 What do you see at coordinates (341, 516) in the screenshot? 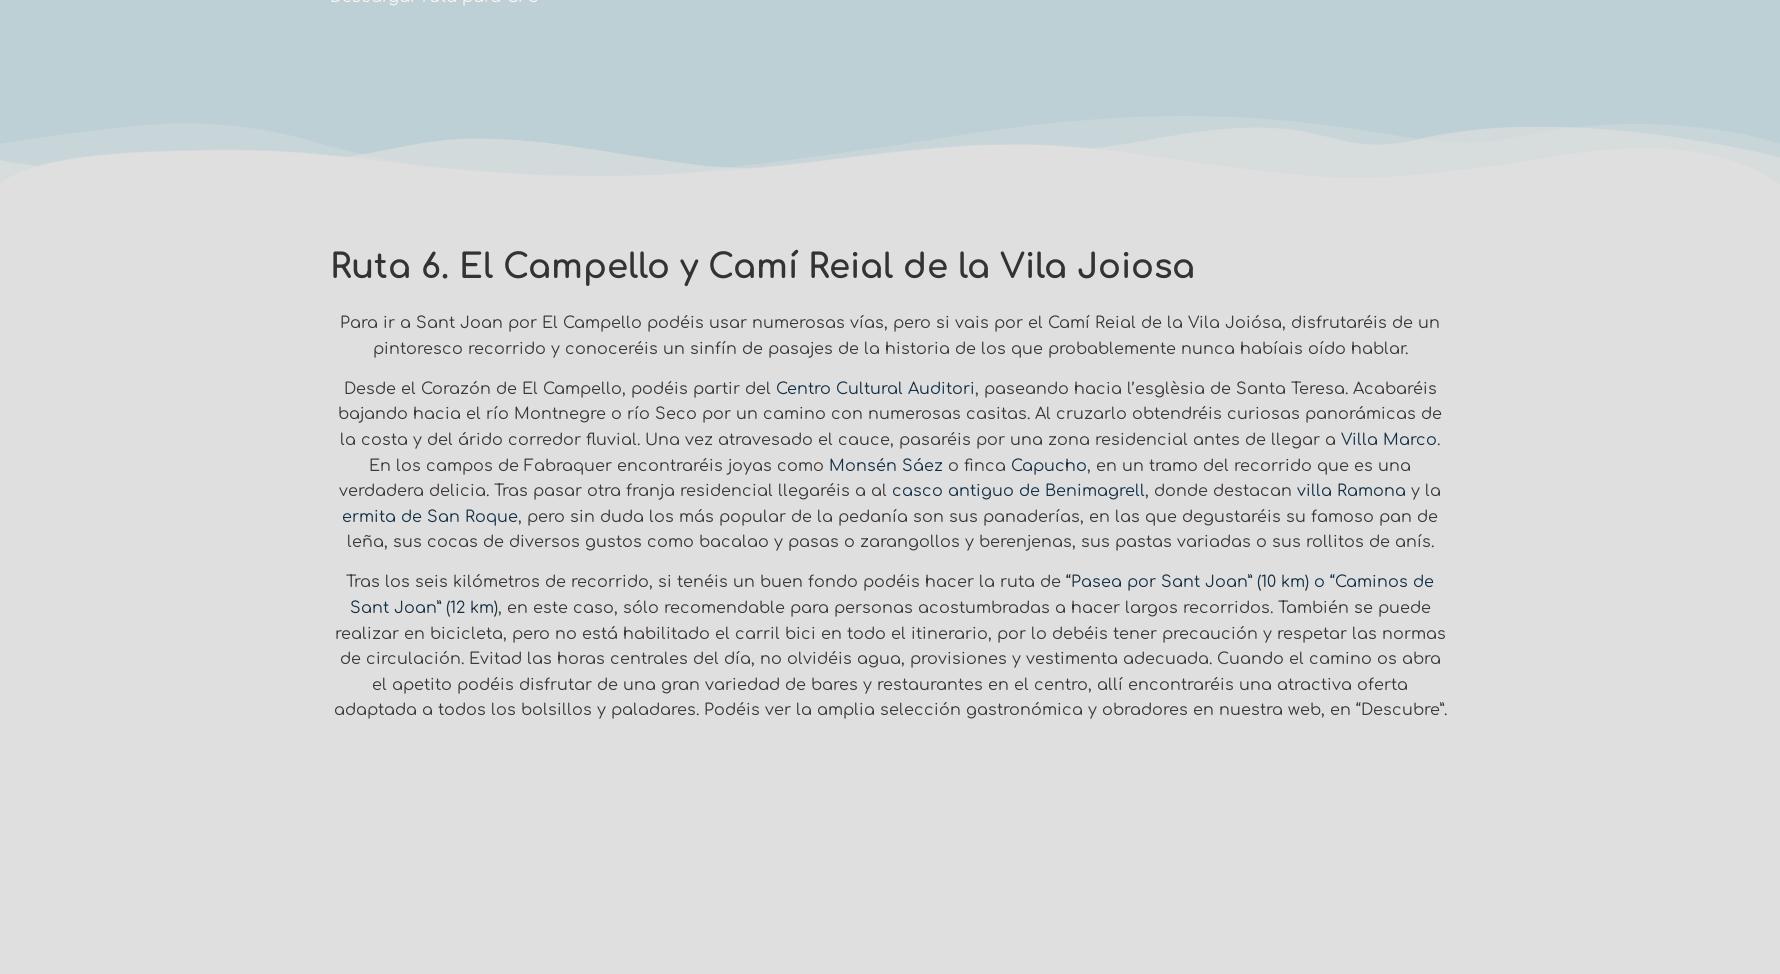
I see `'ermita de San Roque'` at bounding box center [341, 516].